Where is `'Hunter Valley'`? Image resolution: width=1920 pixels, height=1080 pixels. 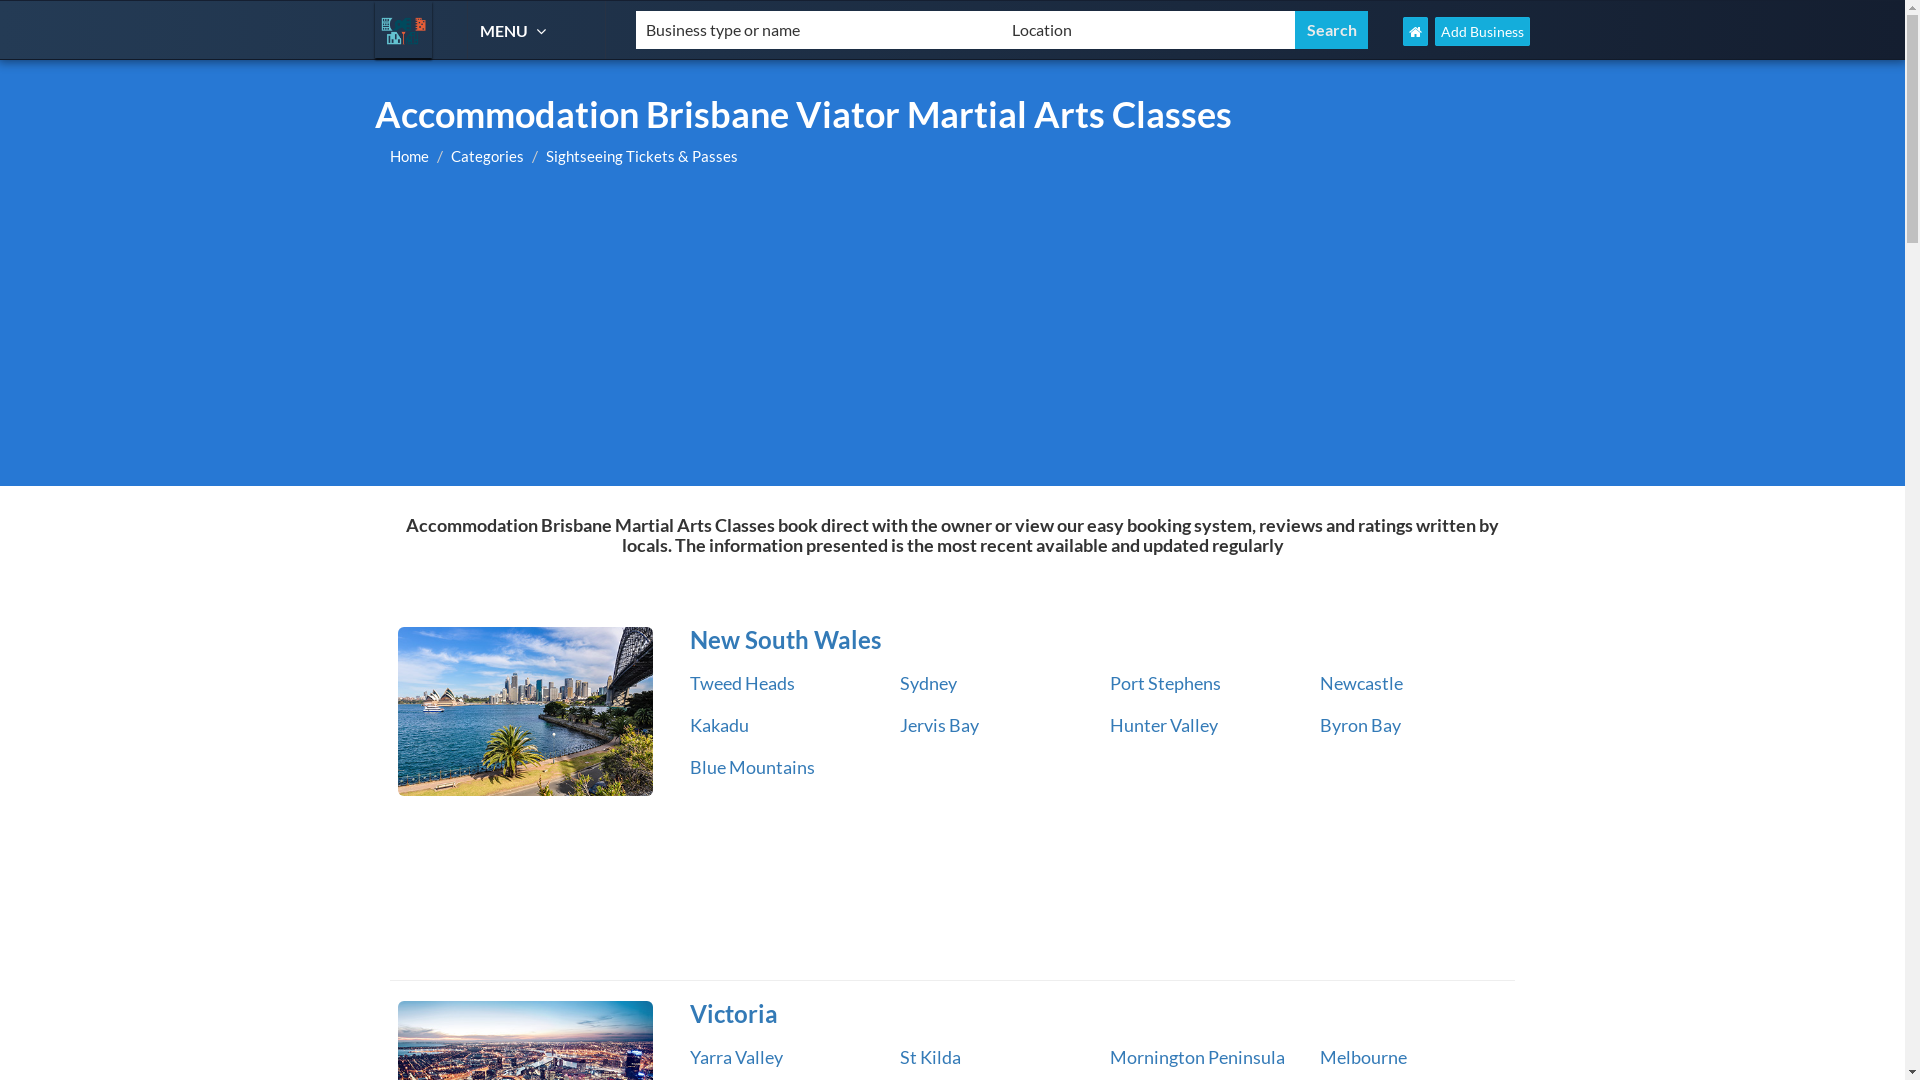 'Hunter Valley' is located at coordinates (1163, 725).